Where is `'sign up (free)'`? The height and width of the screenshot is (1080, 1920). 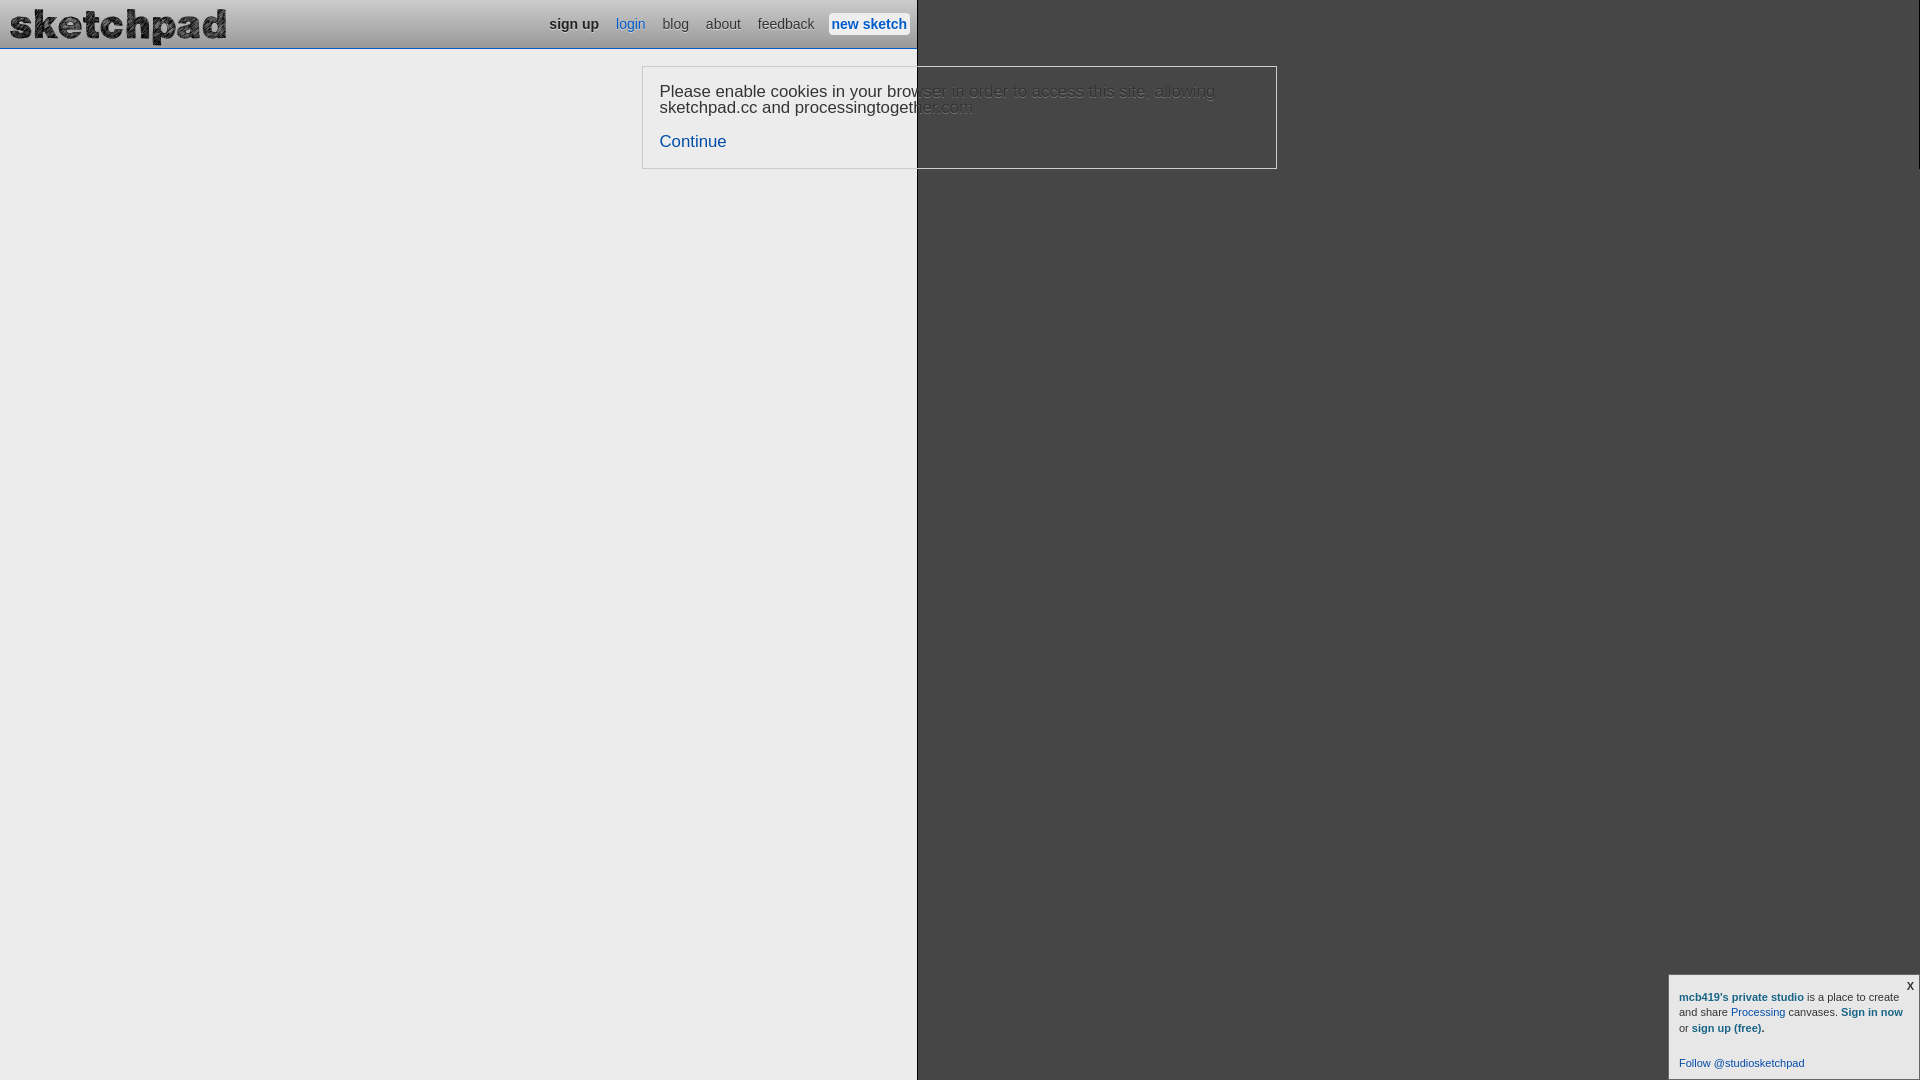 'sign up (free)' is located at coordinates (1726, 1028).